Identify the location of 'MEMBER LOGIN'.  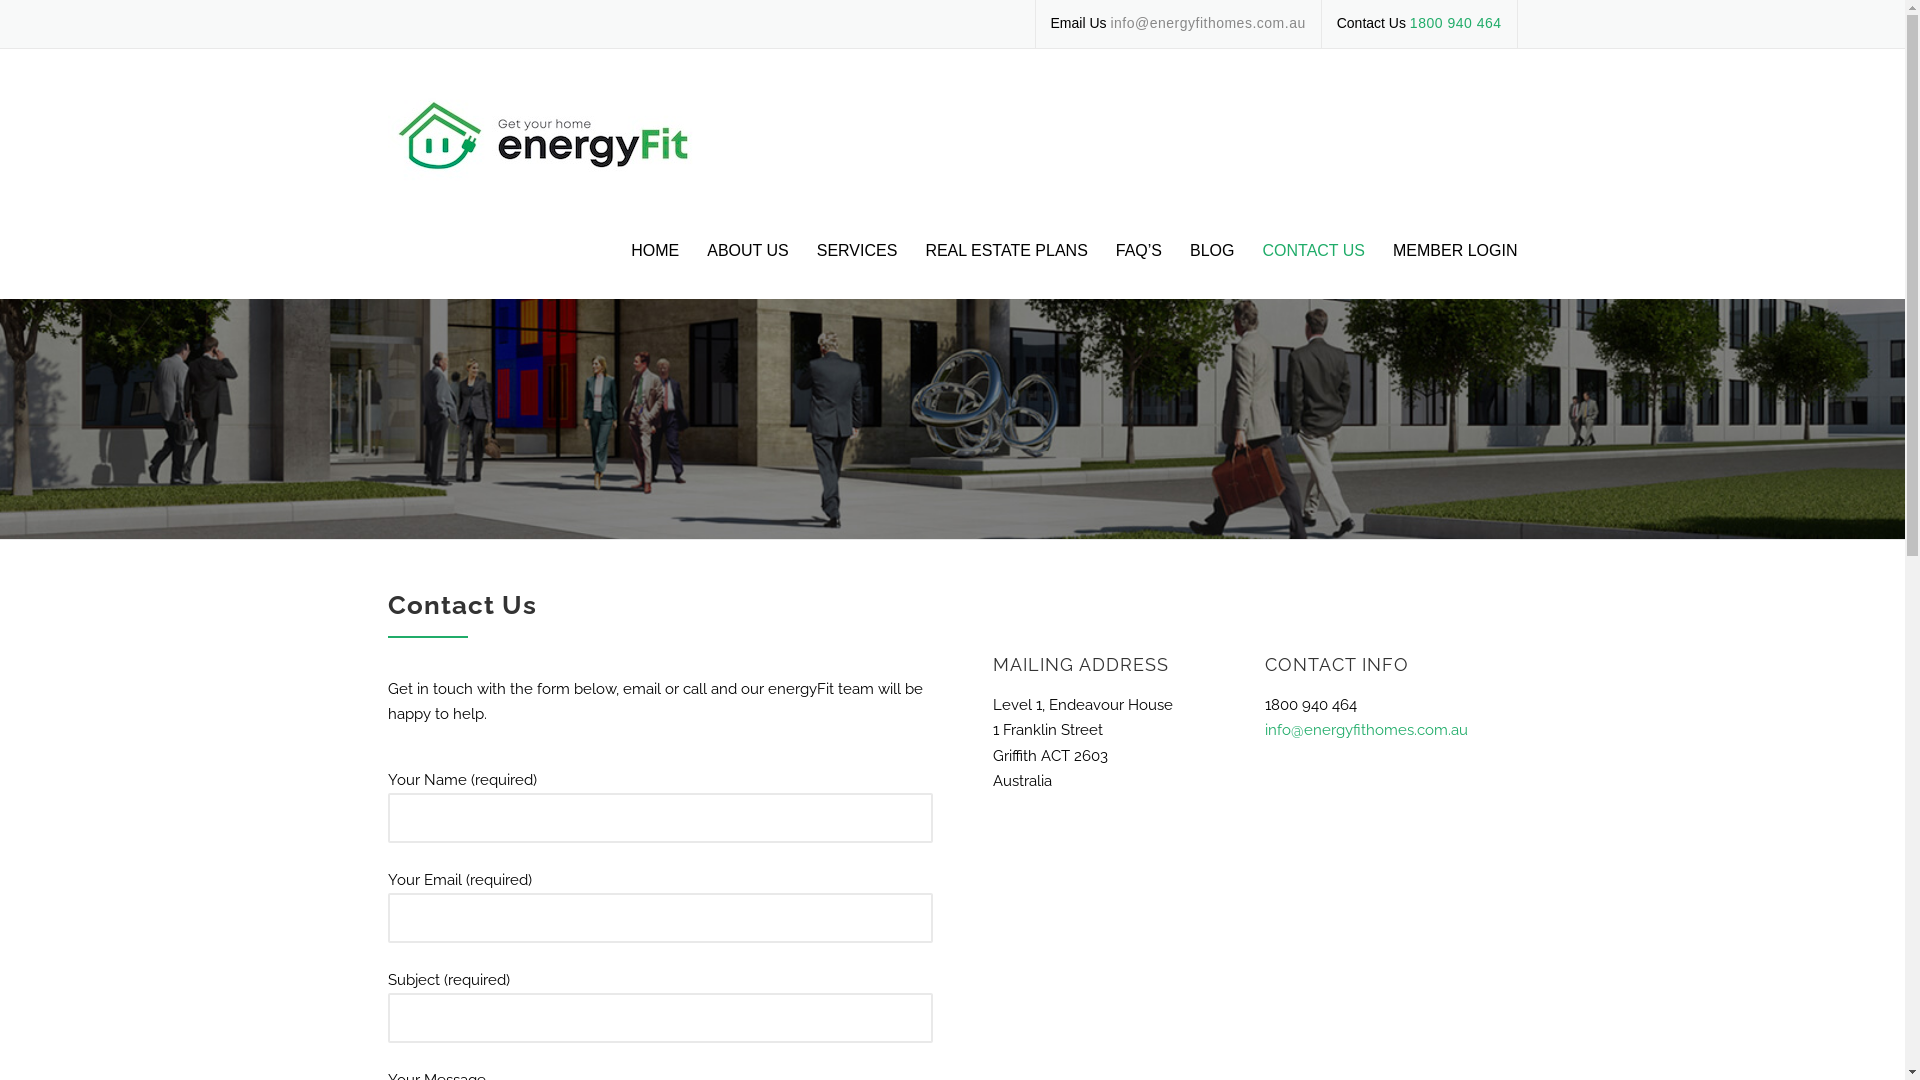
(1377, 266).